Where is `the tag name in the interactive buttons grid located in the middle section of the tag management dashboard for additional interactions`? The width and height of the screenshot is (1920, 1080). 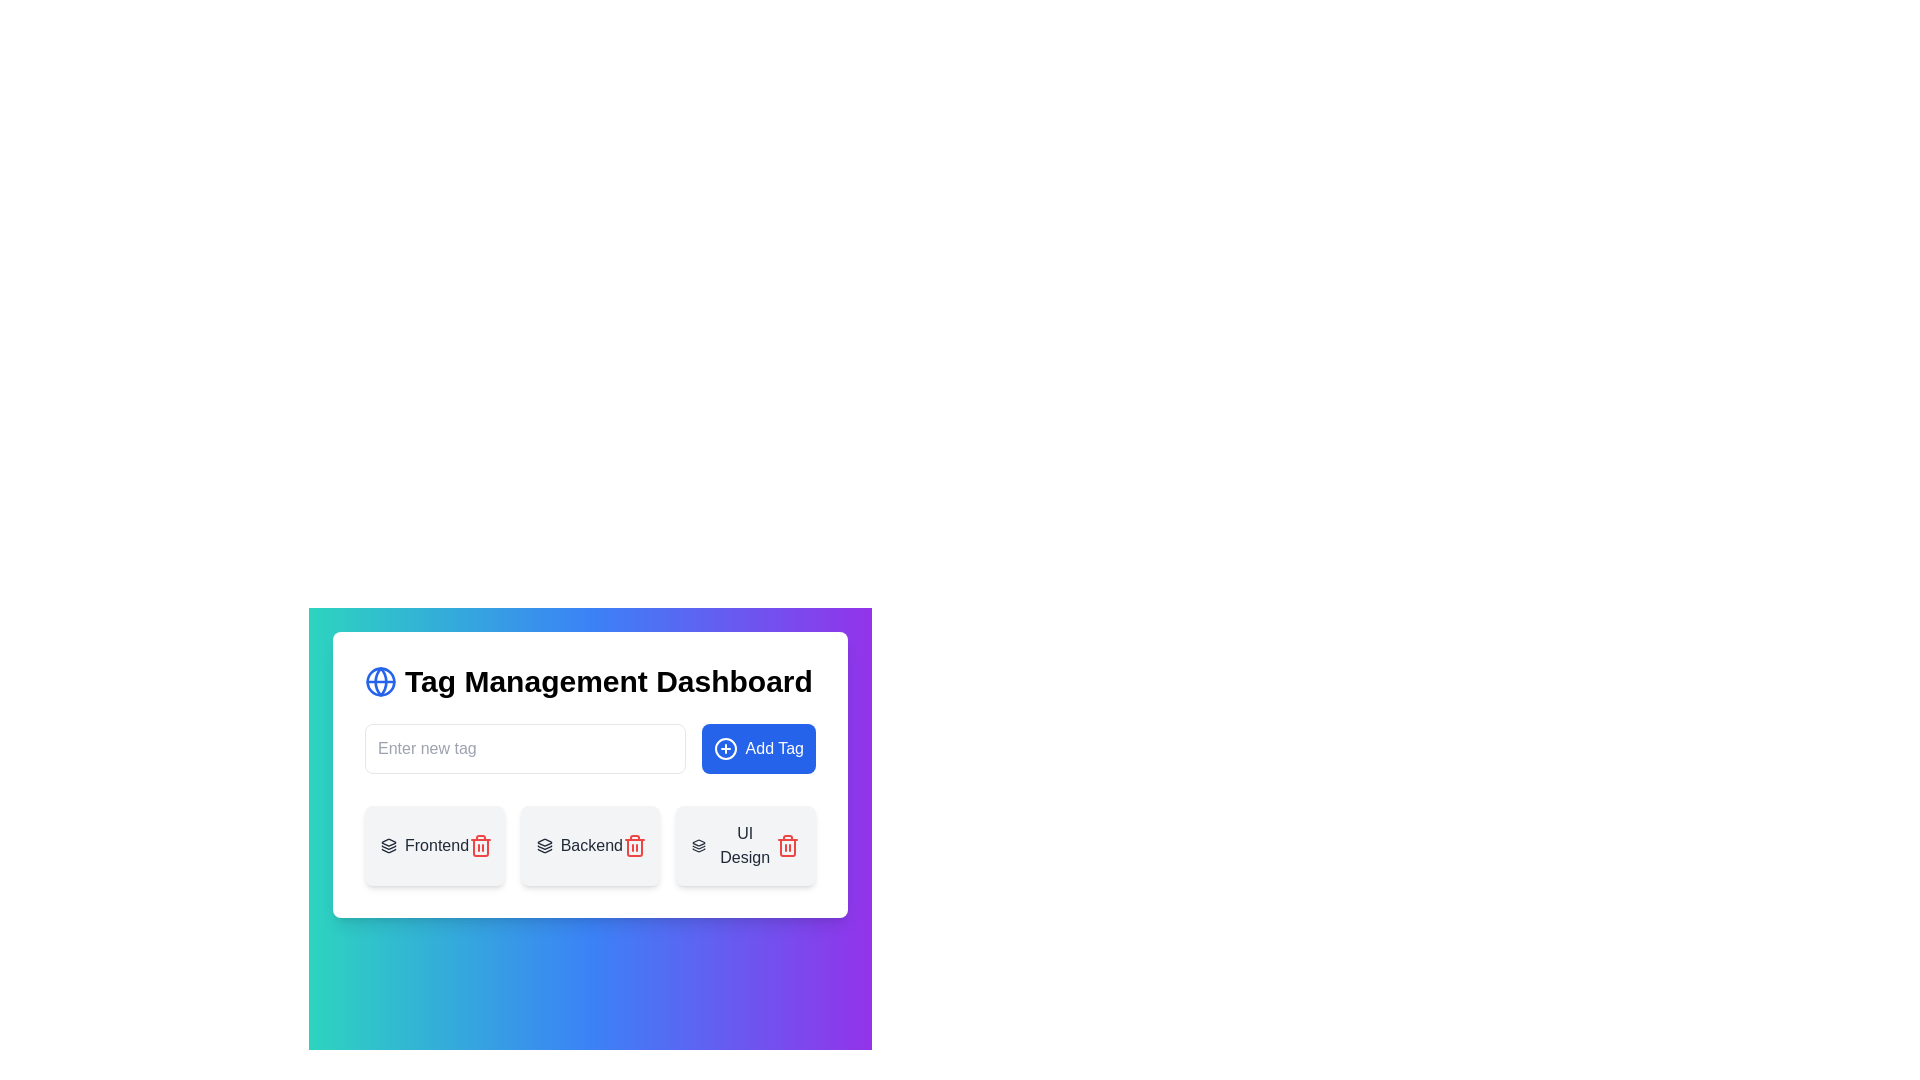 the tag name in the interactive buttons grid located in the middle section of the tag management dashboard for additional interactions is located at coordinates (589, 845).